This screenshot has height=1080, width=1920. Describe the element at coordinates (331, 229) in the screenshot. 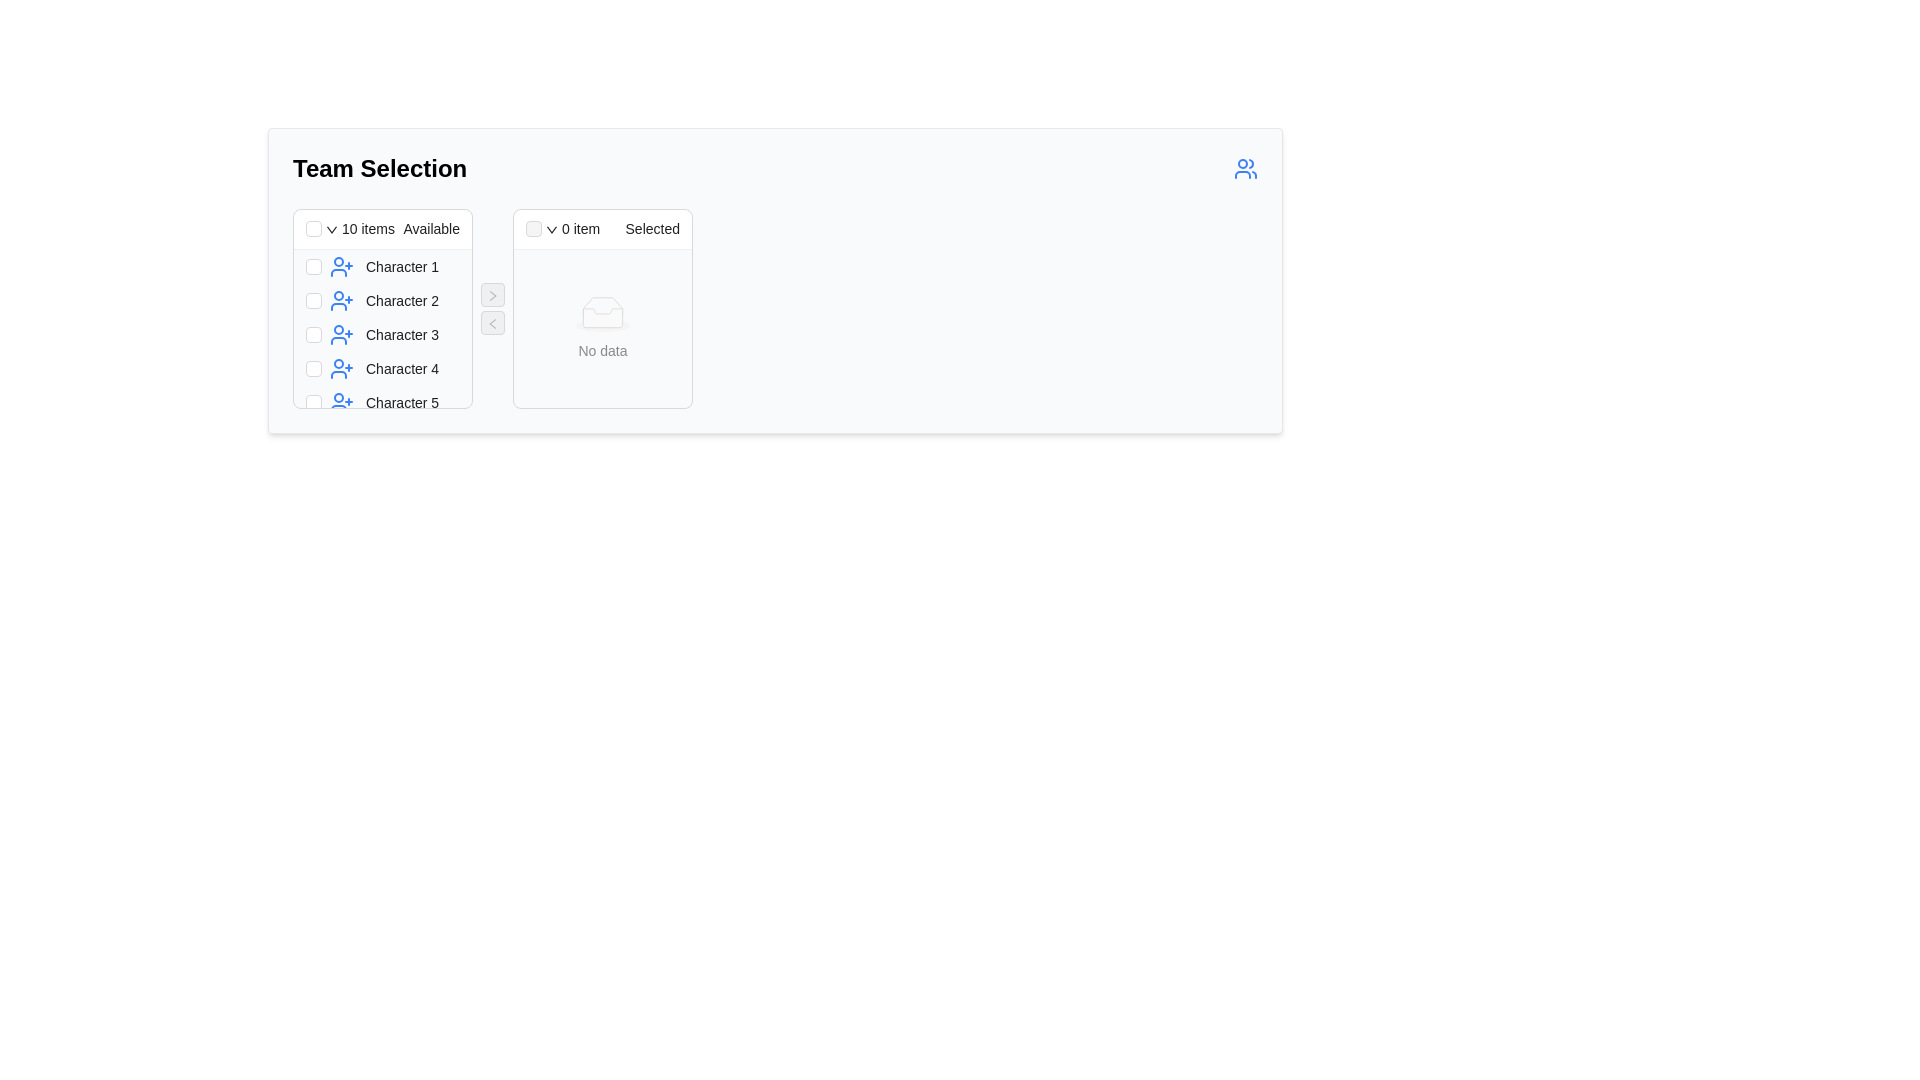

I see `the Dropdown trigger icon, which is a small downward-facing arrow located near the text '10 items Available'` at that location.